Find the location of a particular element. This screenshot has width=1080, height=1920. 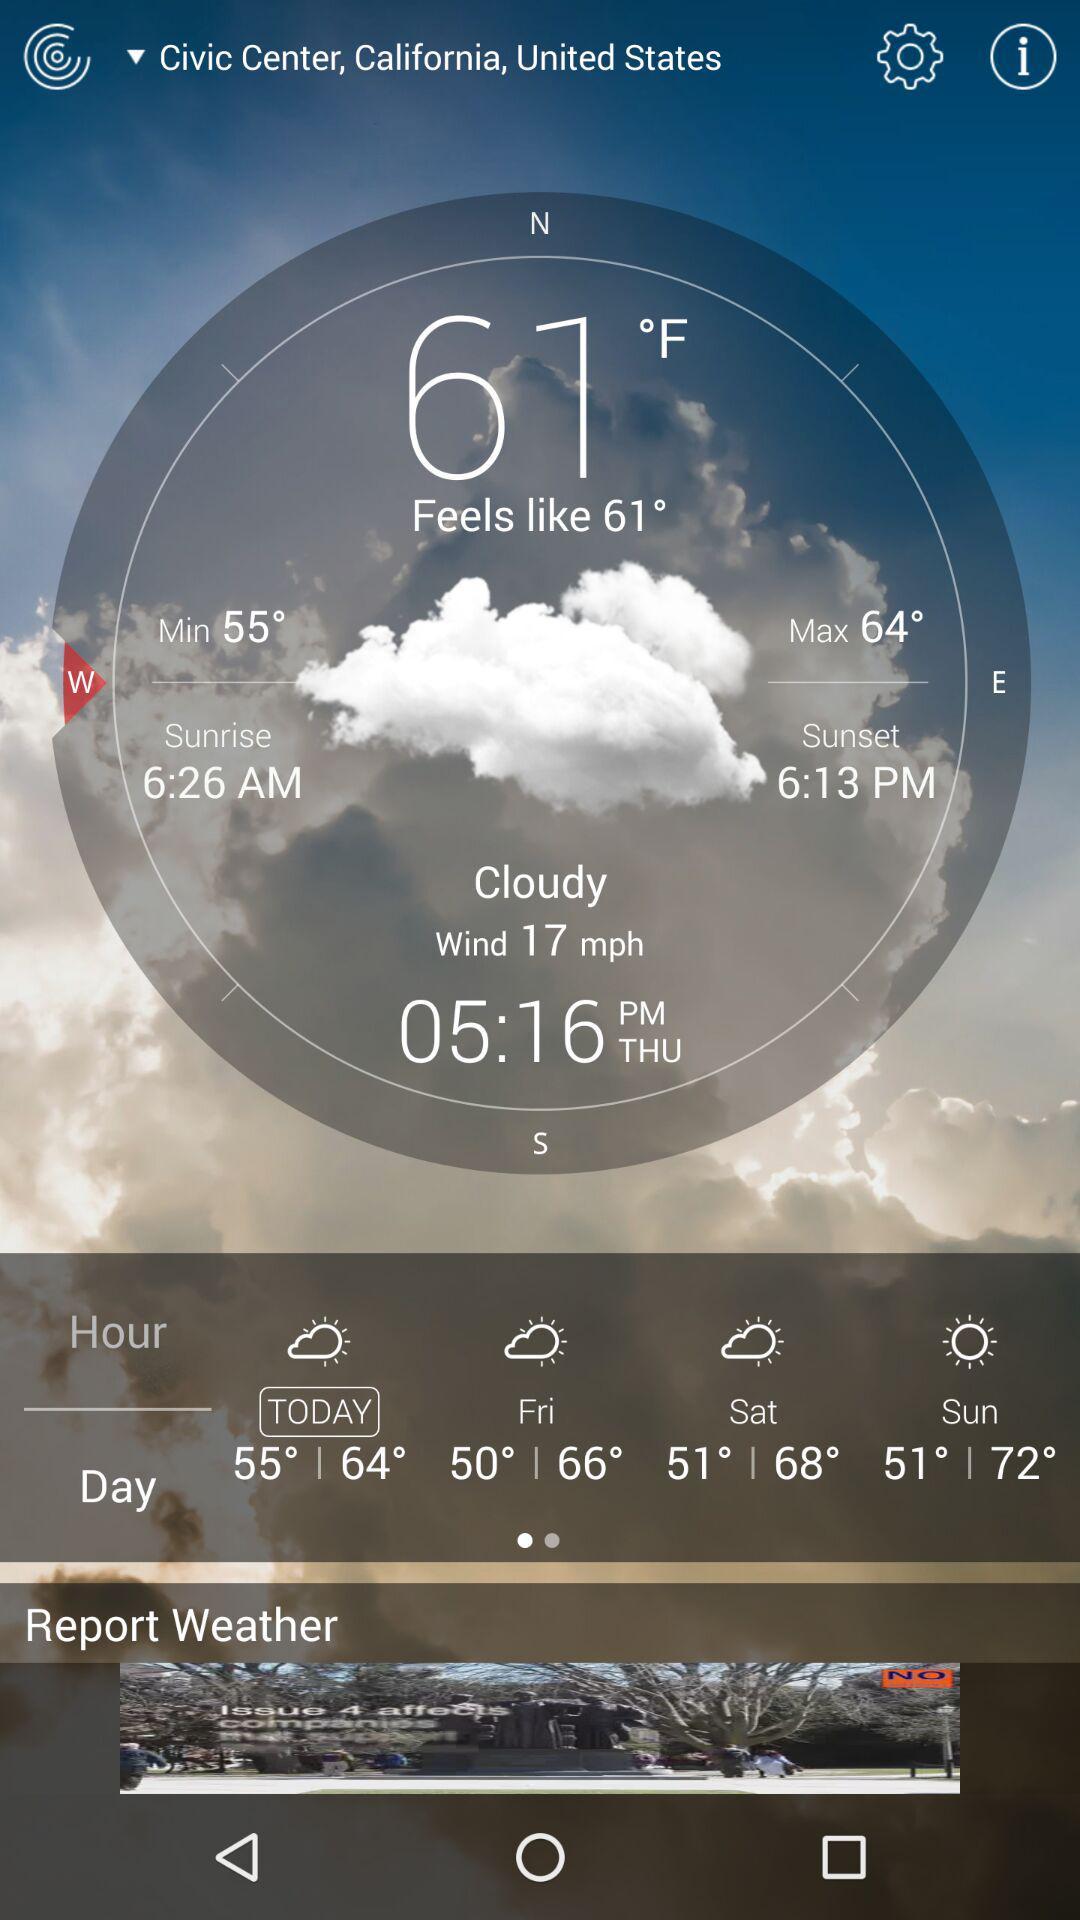

click the advertisement at bottom is located at coordinates (540, 1727).